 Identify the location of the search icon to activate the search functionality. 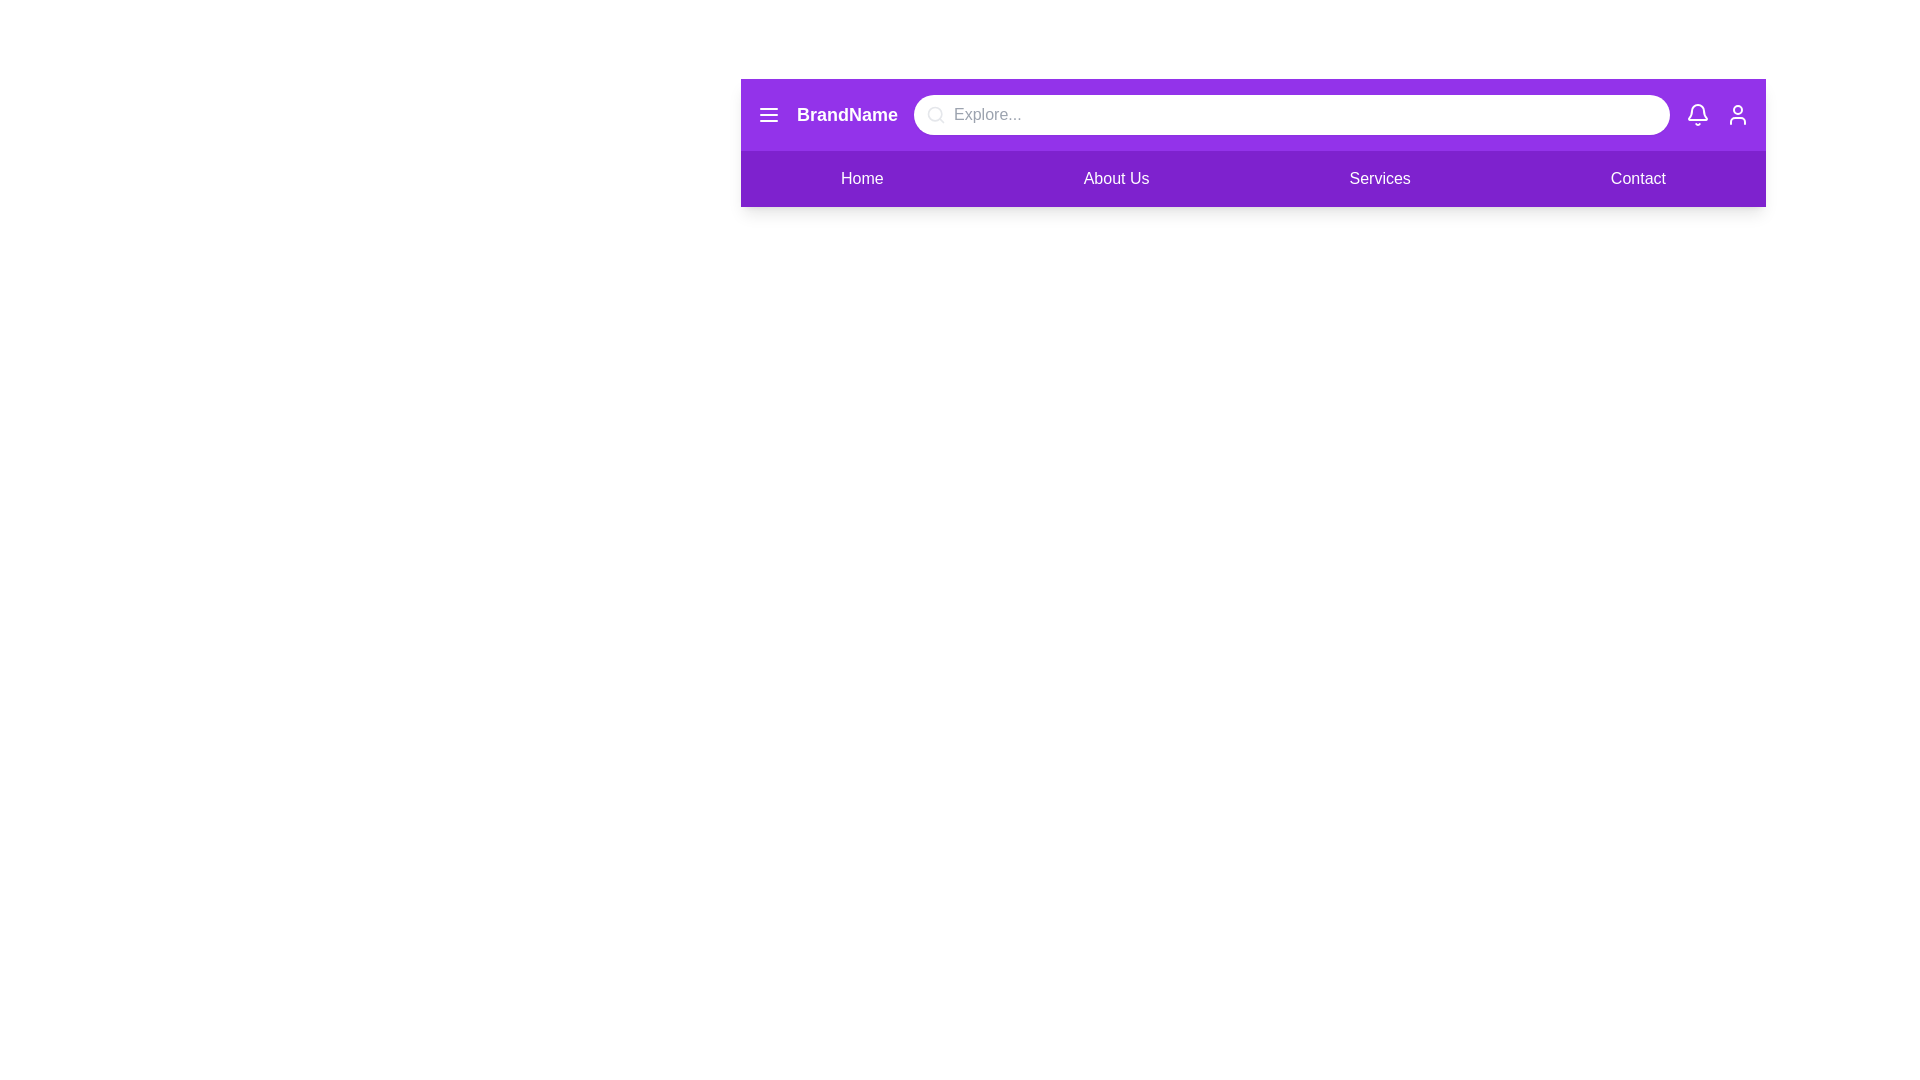
(935, 115).